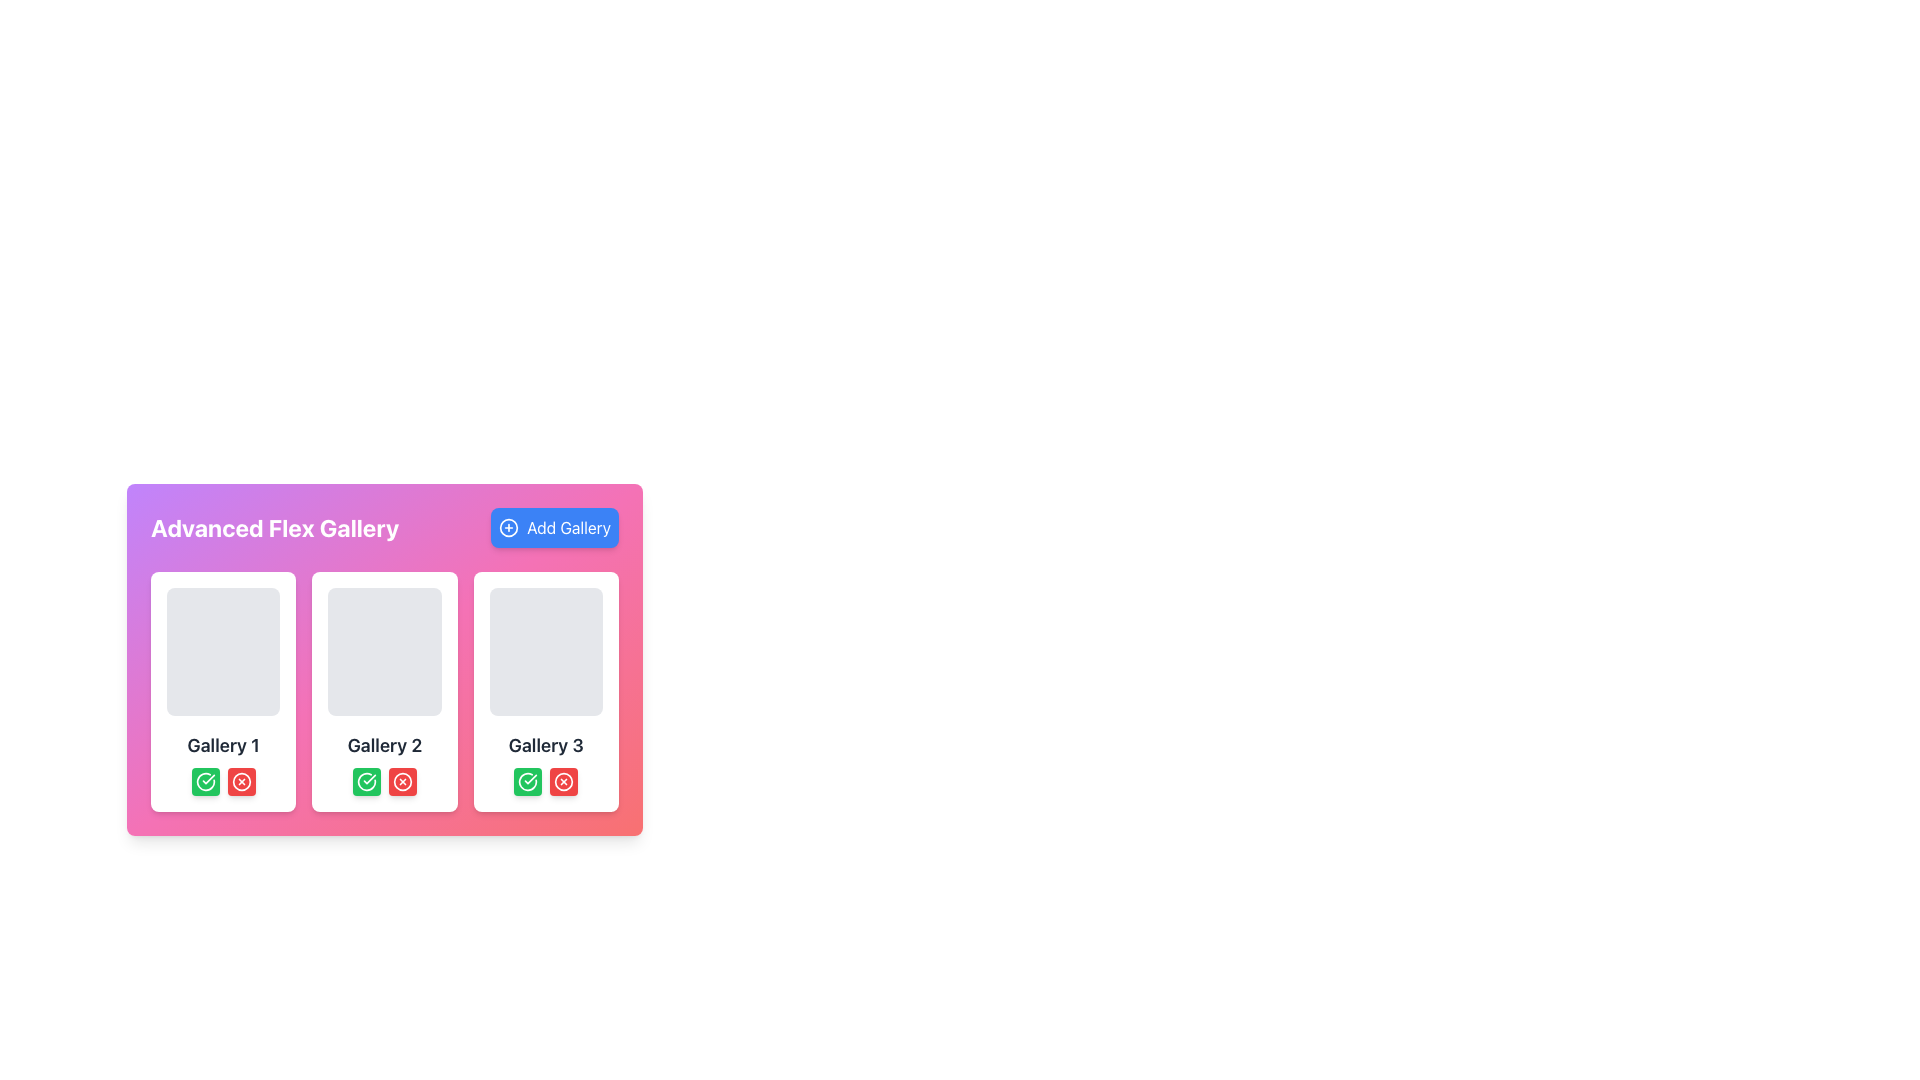 This screenshot has width=1920, height=1080. Describe the element at coordinates (402, 781) in the screenshot. I see `the red dismissive button with an 'X' icon located to the right of the green 'check' button, directly underneath the 'Gallery 2' image box` at that location.